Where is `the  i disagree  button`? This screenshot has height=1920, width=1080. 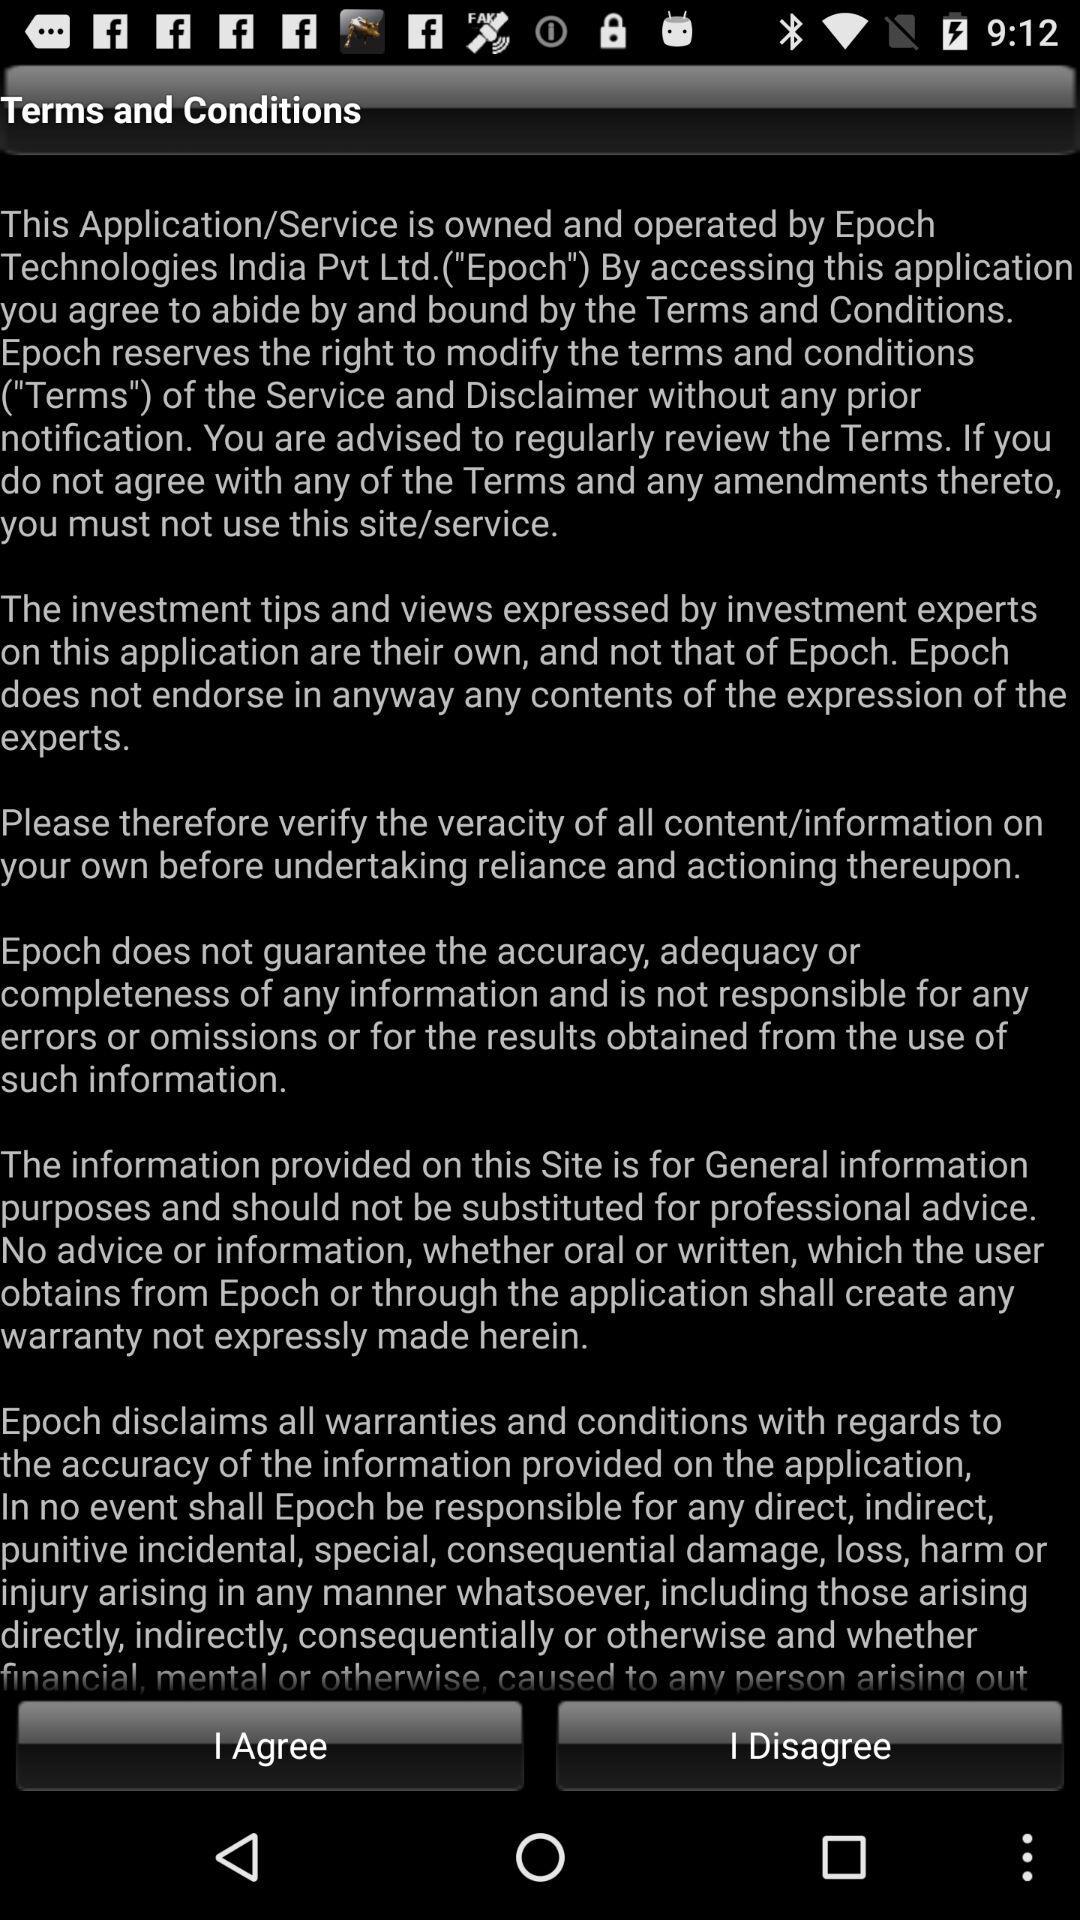
the  i disagree  button is located at coordinates (810, 1743).